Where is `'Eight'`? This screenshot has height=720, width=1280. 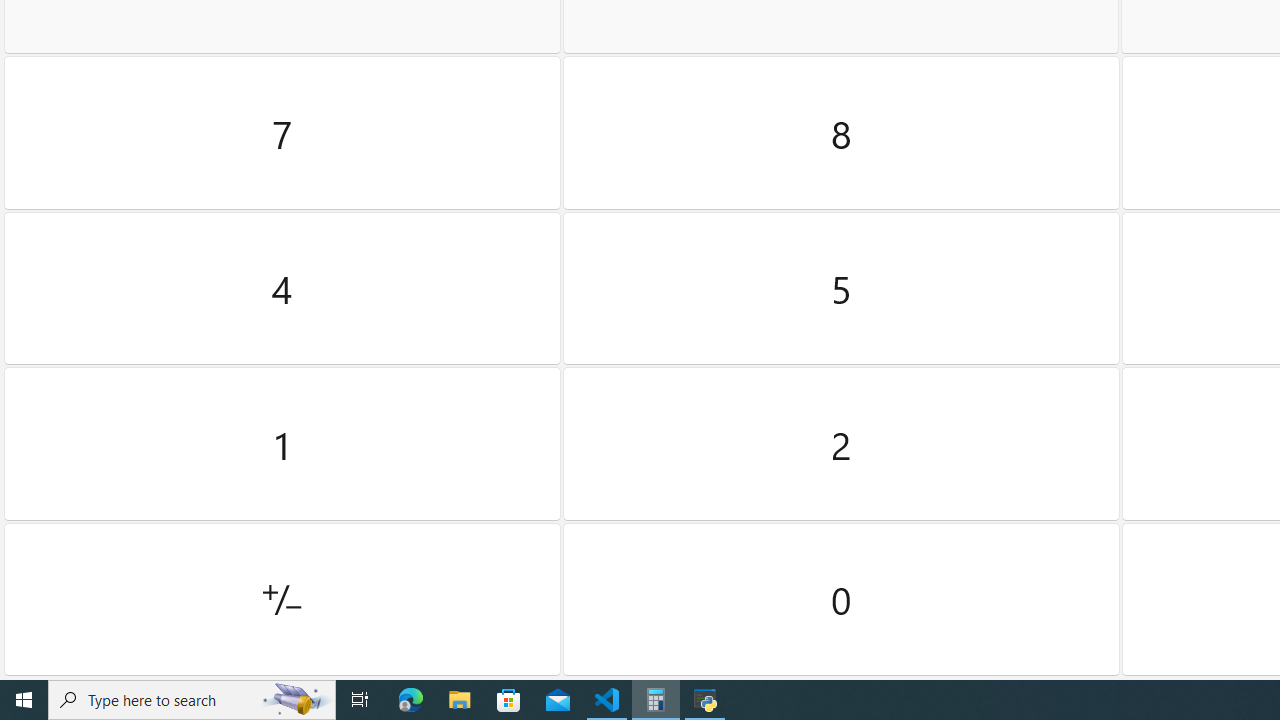
'Eight' is located at coordinates (841, 133).